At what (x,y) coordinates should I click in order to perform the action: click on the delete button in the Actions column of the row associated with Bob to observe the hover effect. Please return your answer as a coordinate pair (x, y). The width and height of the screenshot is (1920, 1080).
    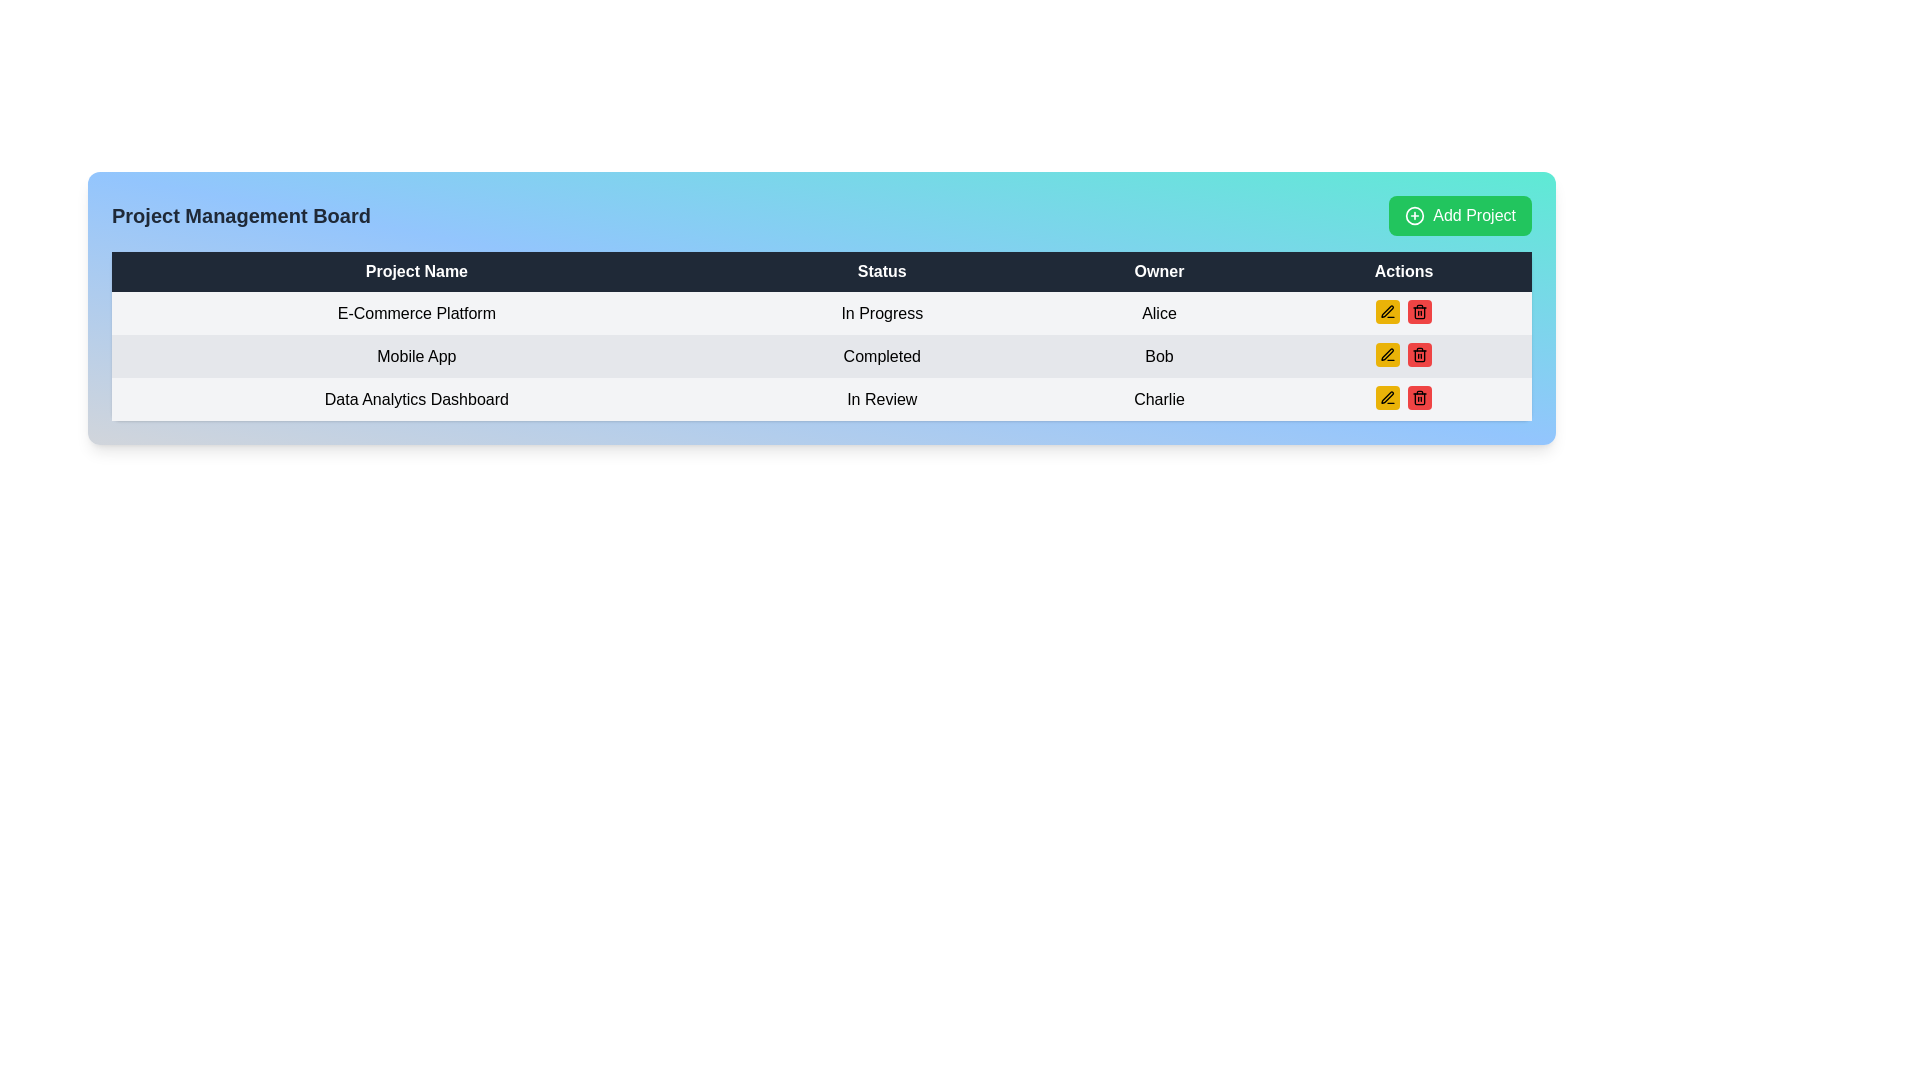
    Looking at the image, I should click on (1419, 312).